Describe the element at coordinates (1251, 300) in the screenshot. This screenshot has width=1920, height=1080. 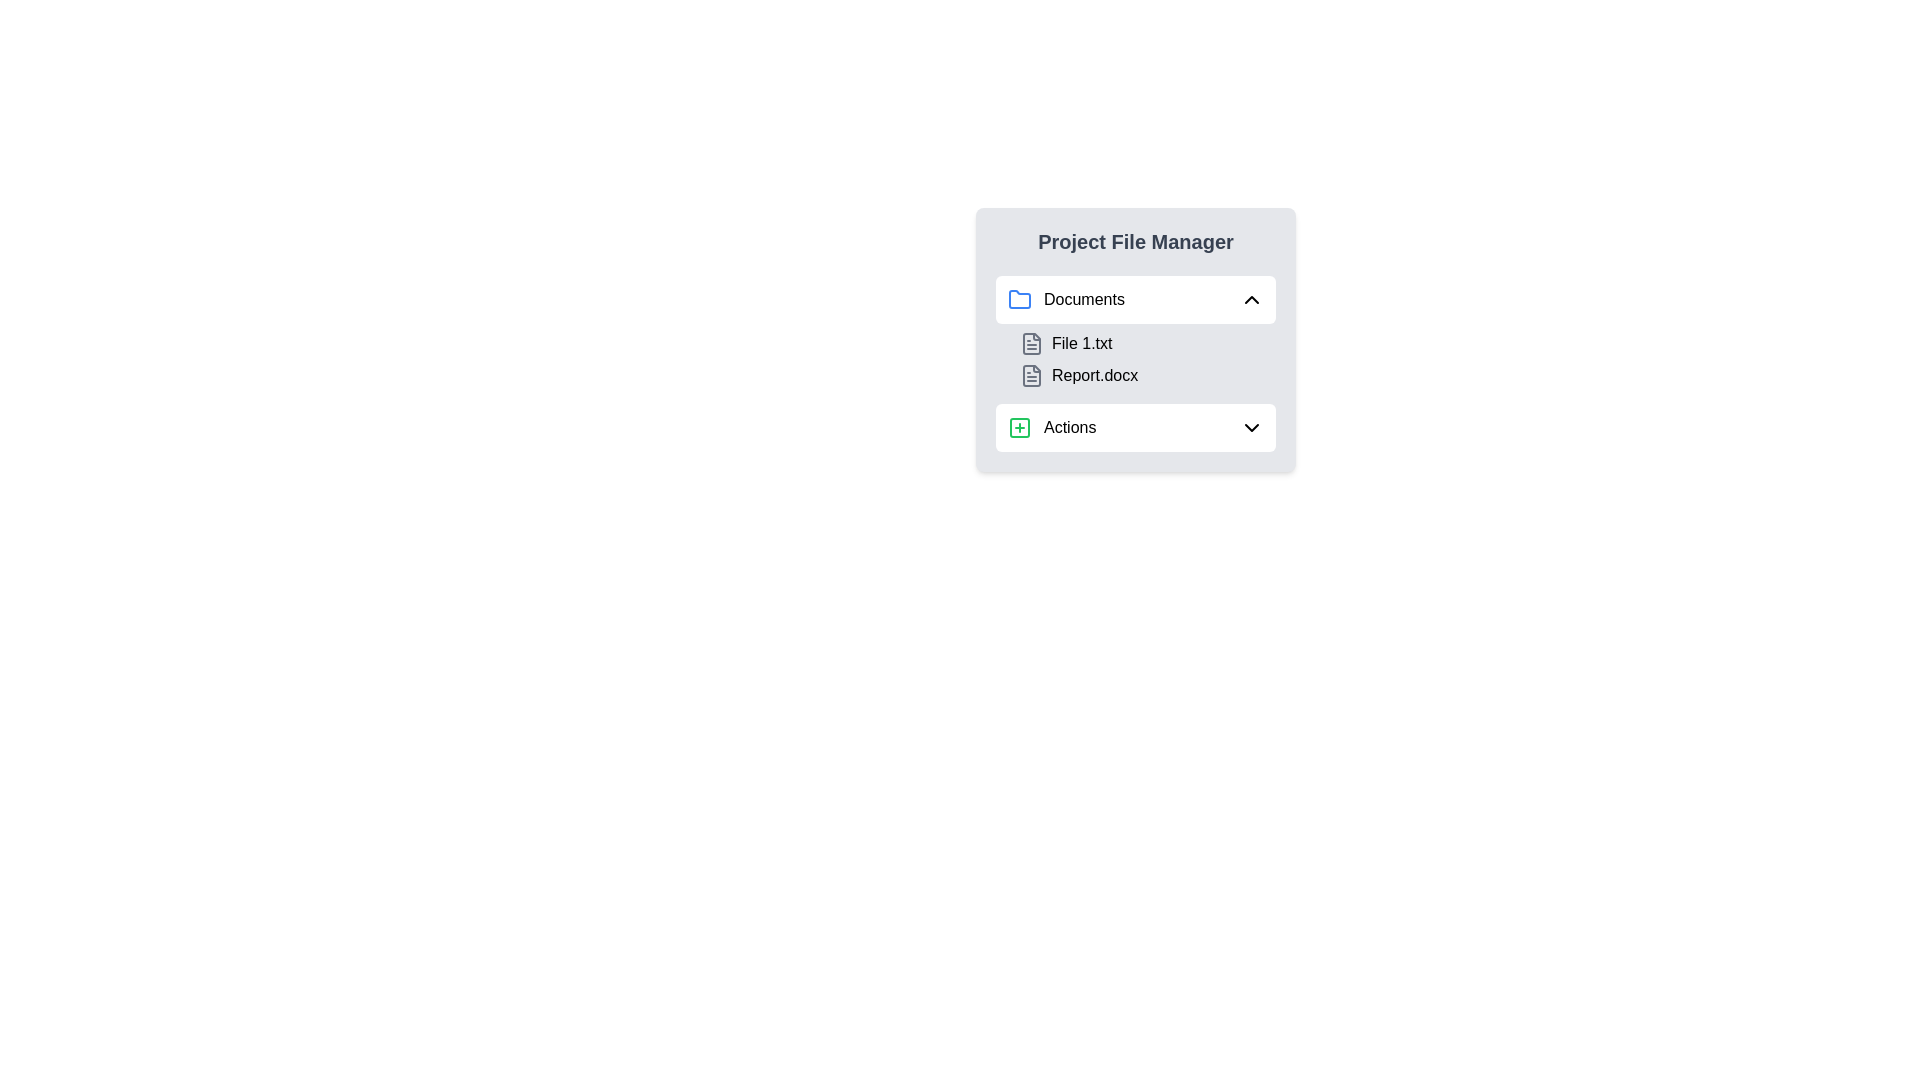
I see `the small, upward-pointing arrow icon next to the 'Documents' label` at that location.